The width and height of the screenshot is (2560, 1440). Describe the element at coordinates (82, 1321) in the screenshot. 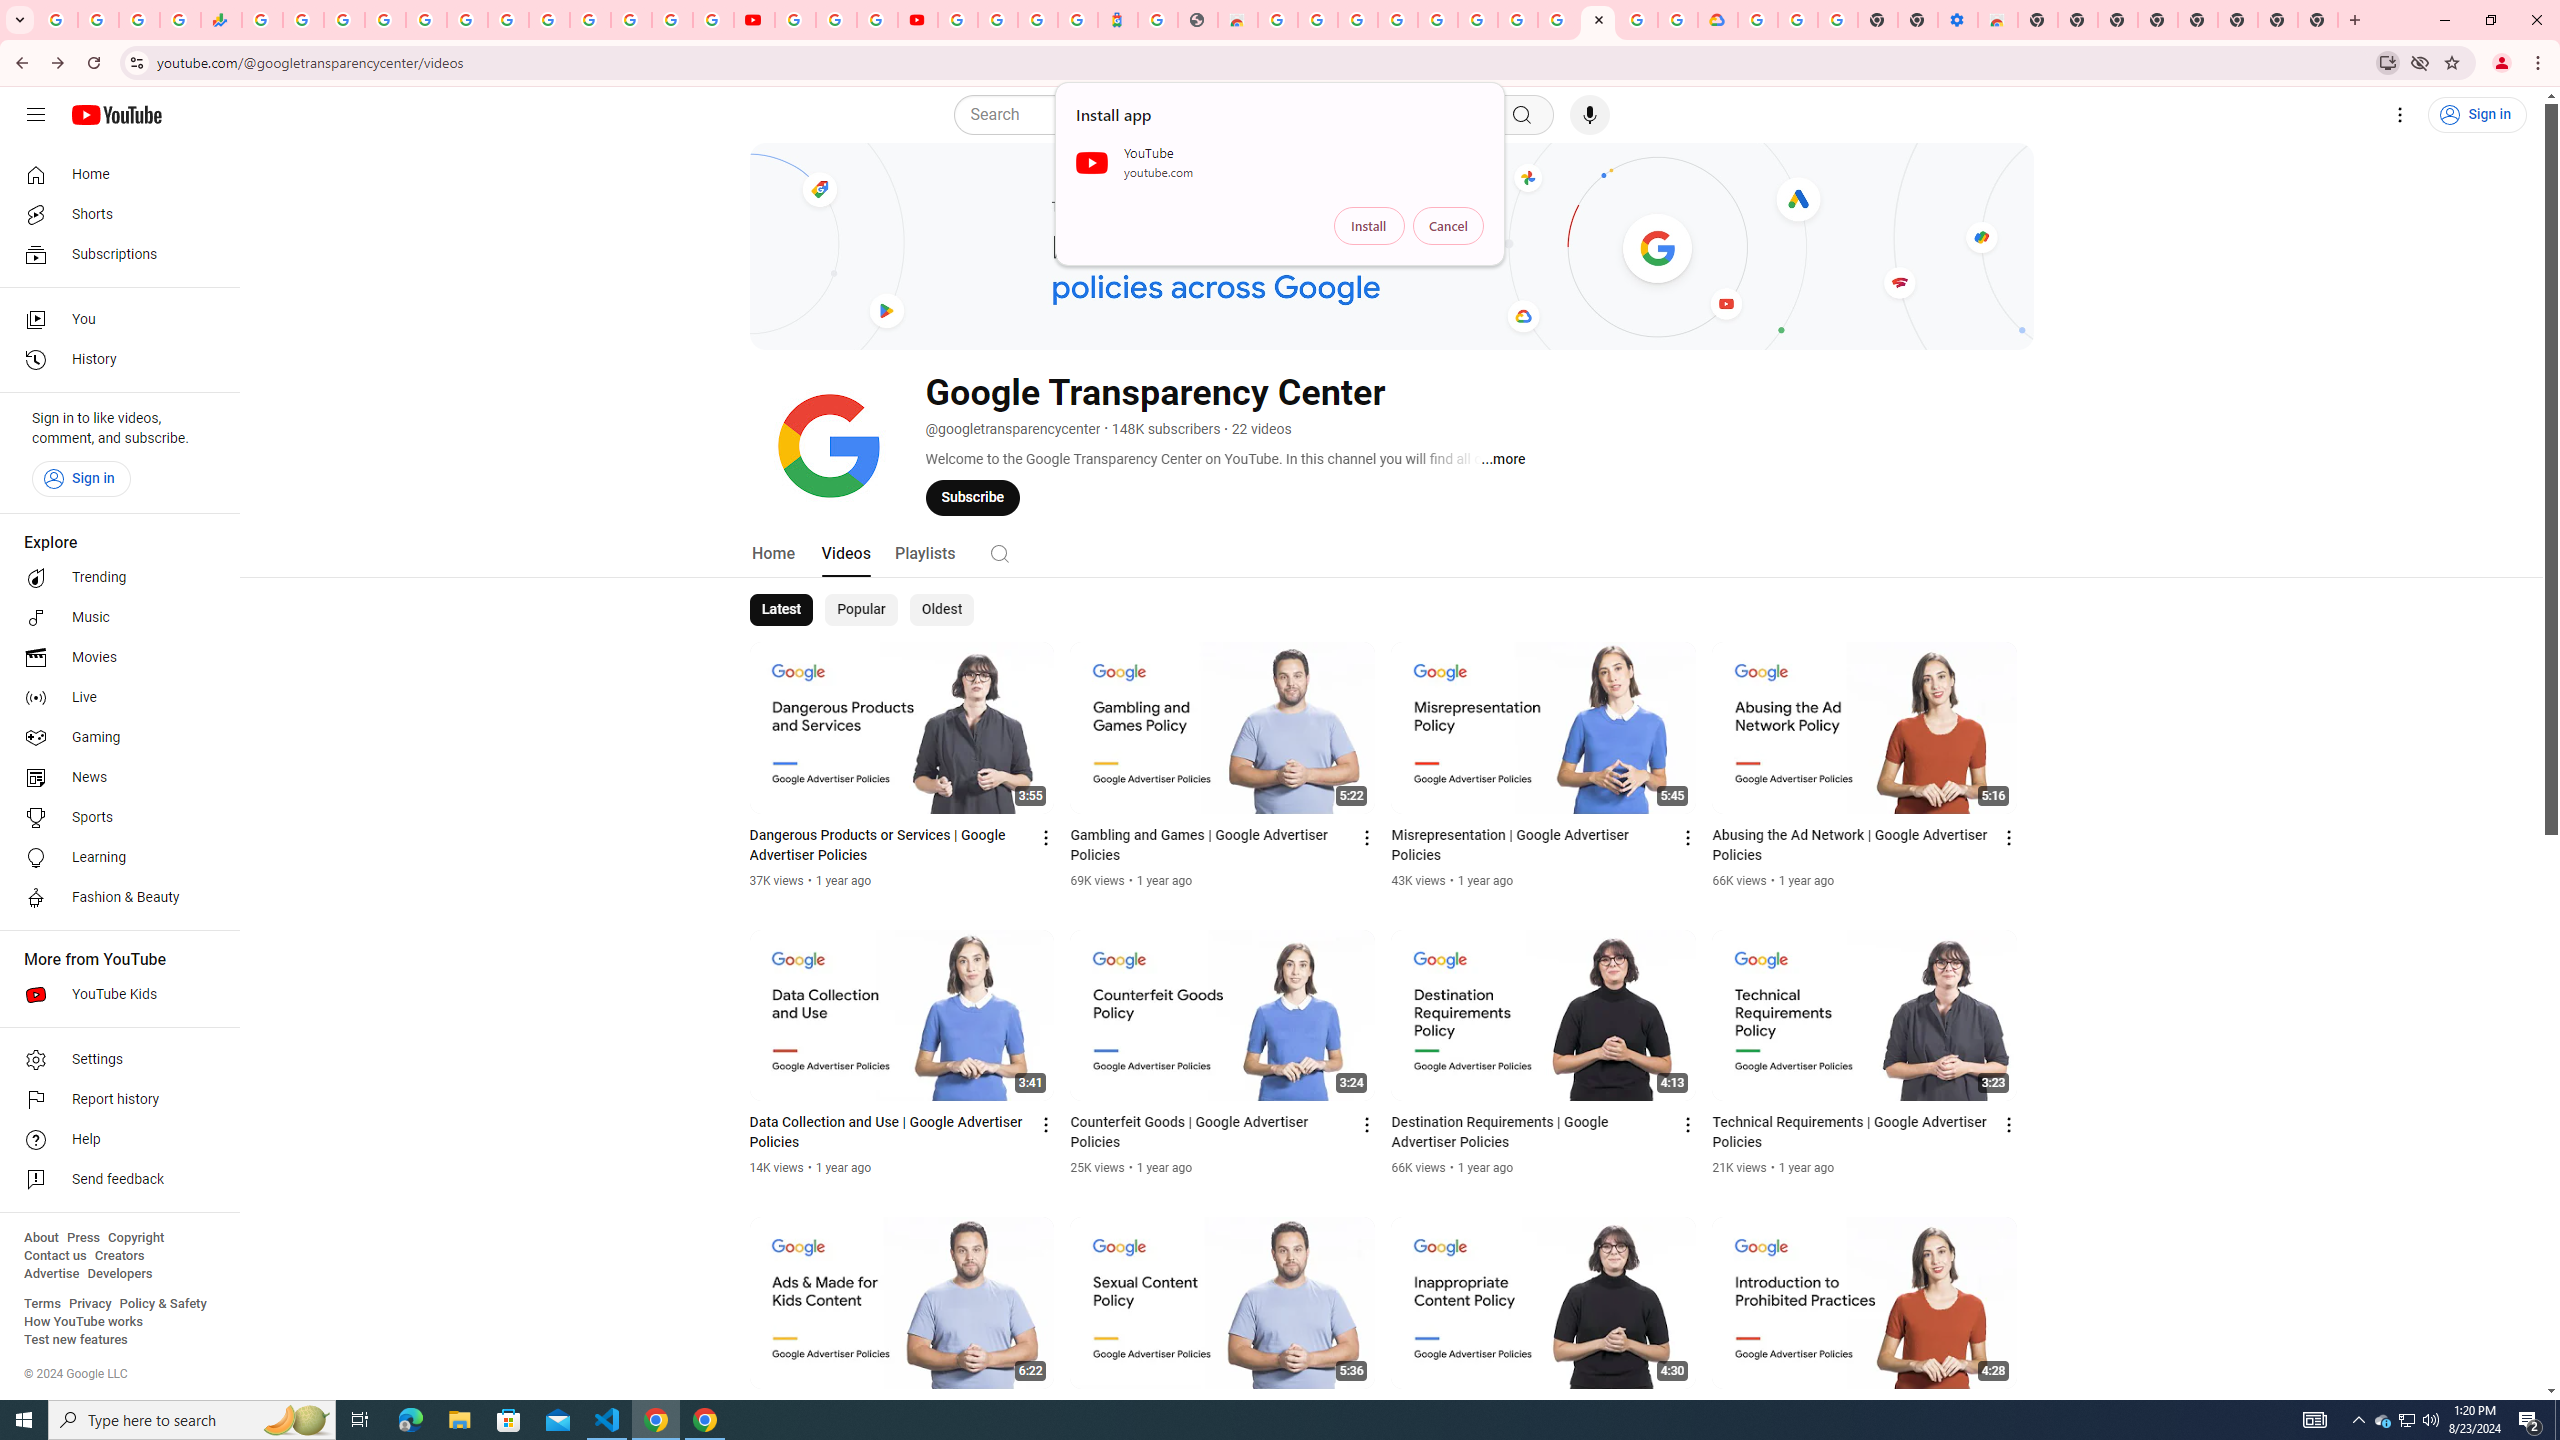

I see `'How YouTube works'` at that location.